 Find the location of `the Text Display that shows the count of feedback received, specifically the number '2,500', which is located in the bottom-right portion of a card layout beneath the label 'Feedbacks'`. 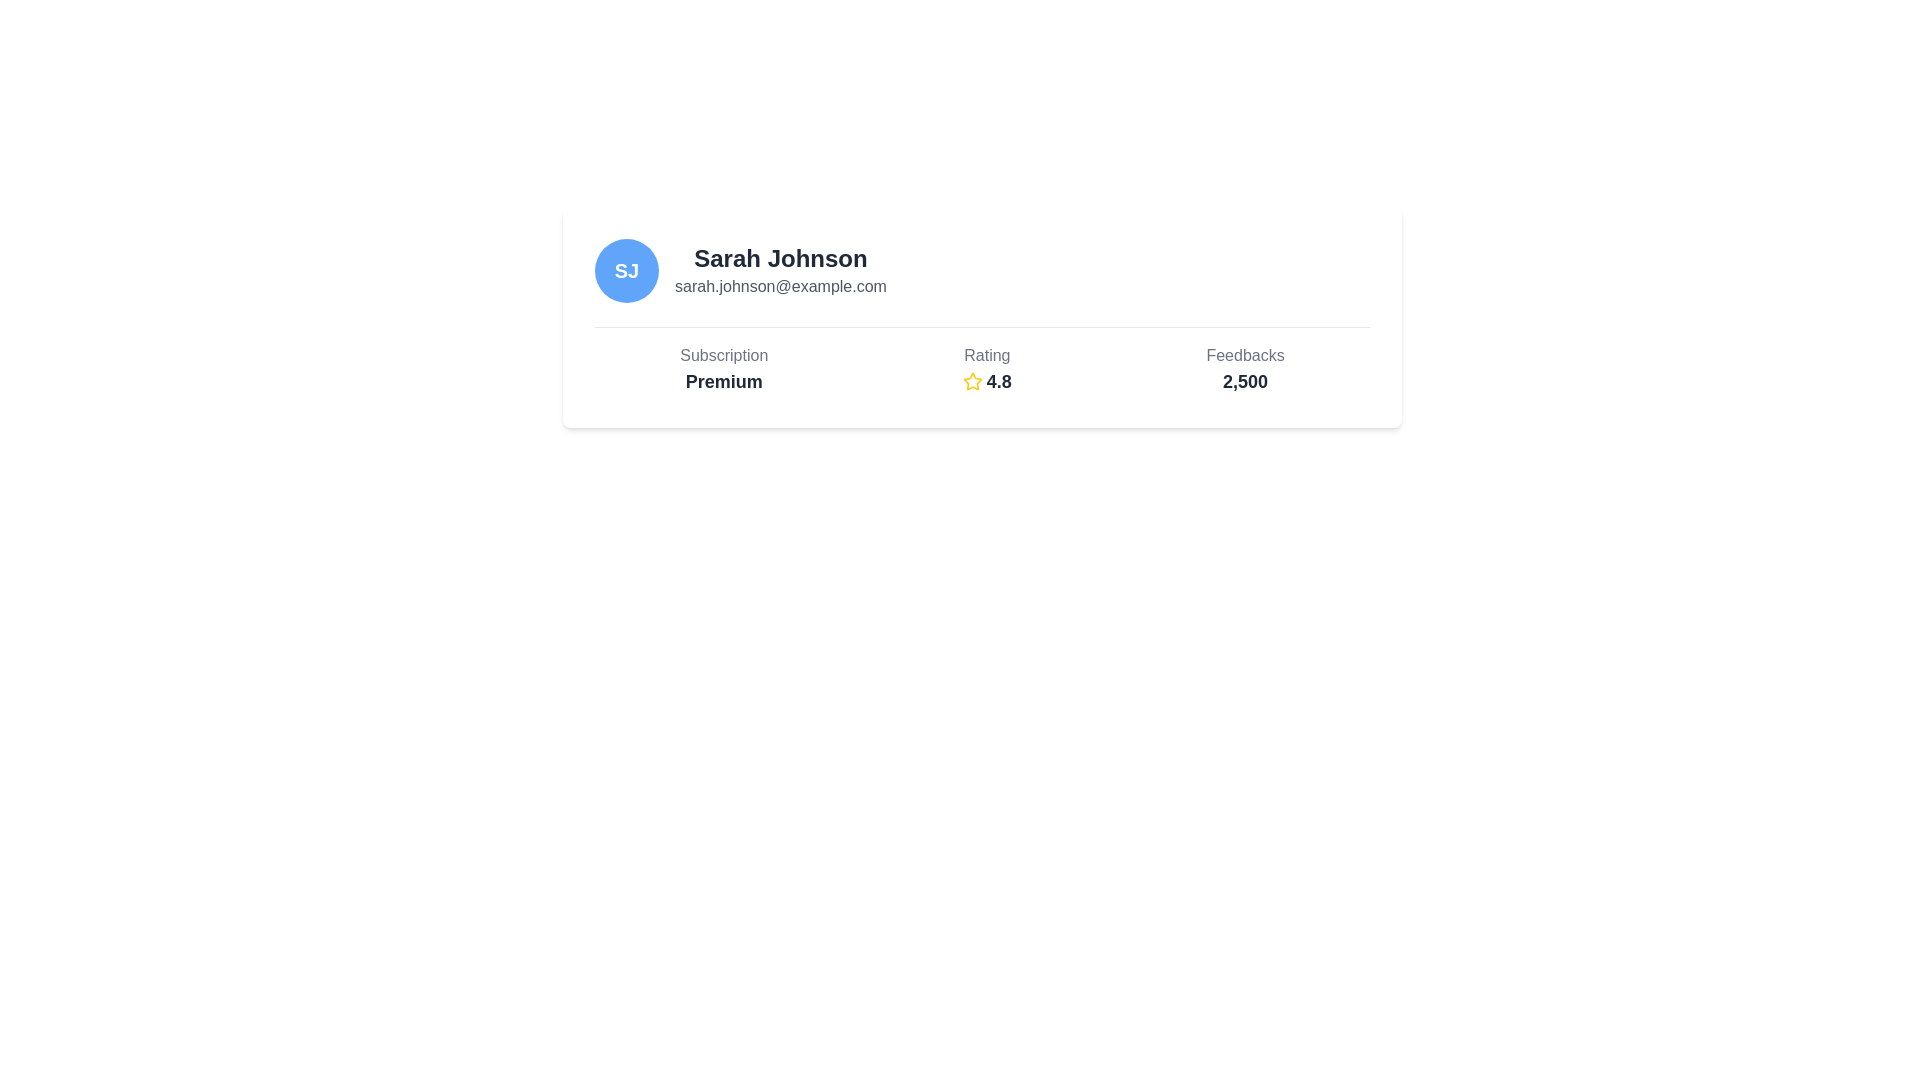

the Text Display that shows the count of feedback received, specifically the number '2,500', which is located in the bottom-right portion of a card layout beneath the label 'Feedbacks' is located at coordinates (1244, 381).